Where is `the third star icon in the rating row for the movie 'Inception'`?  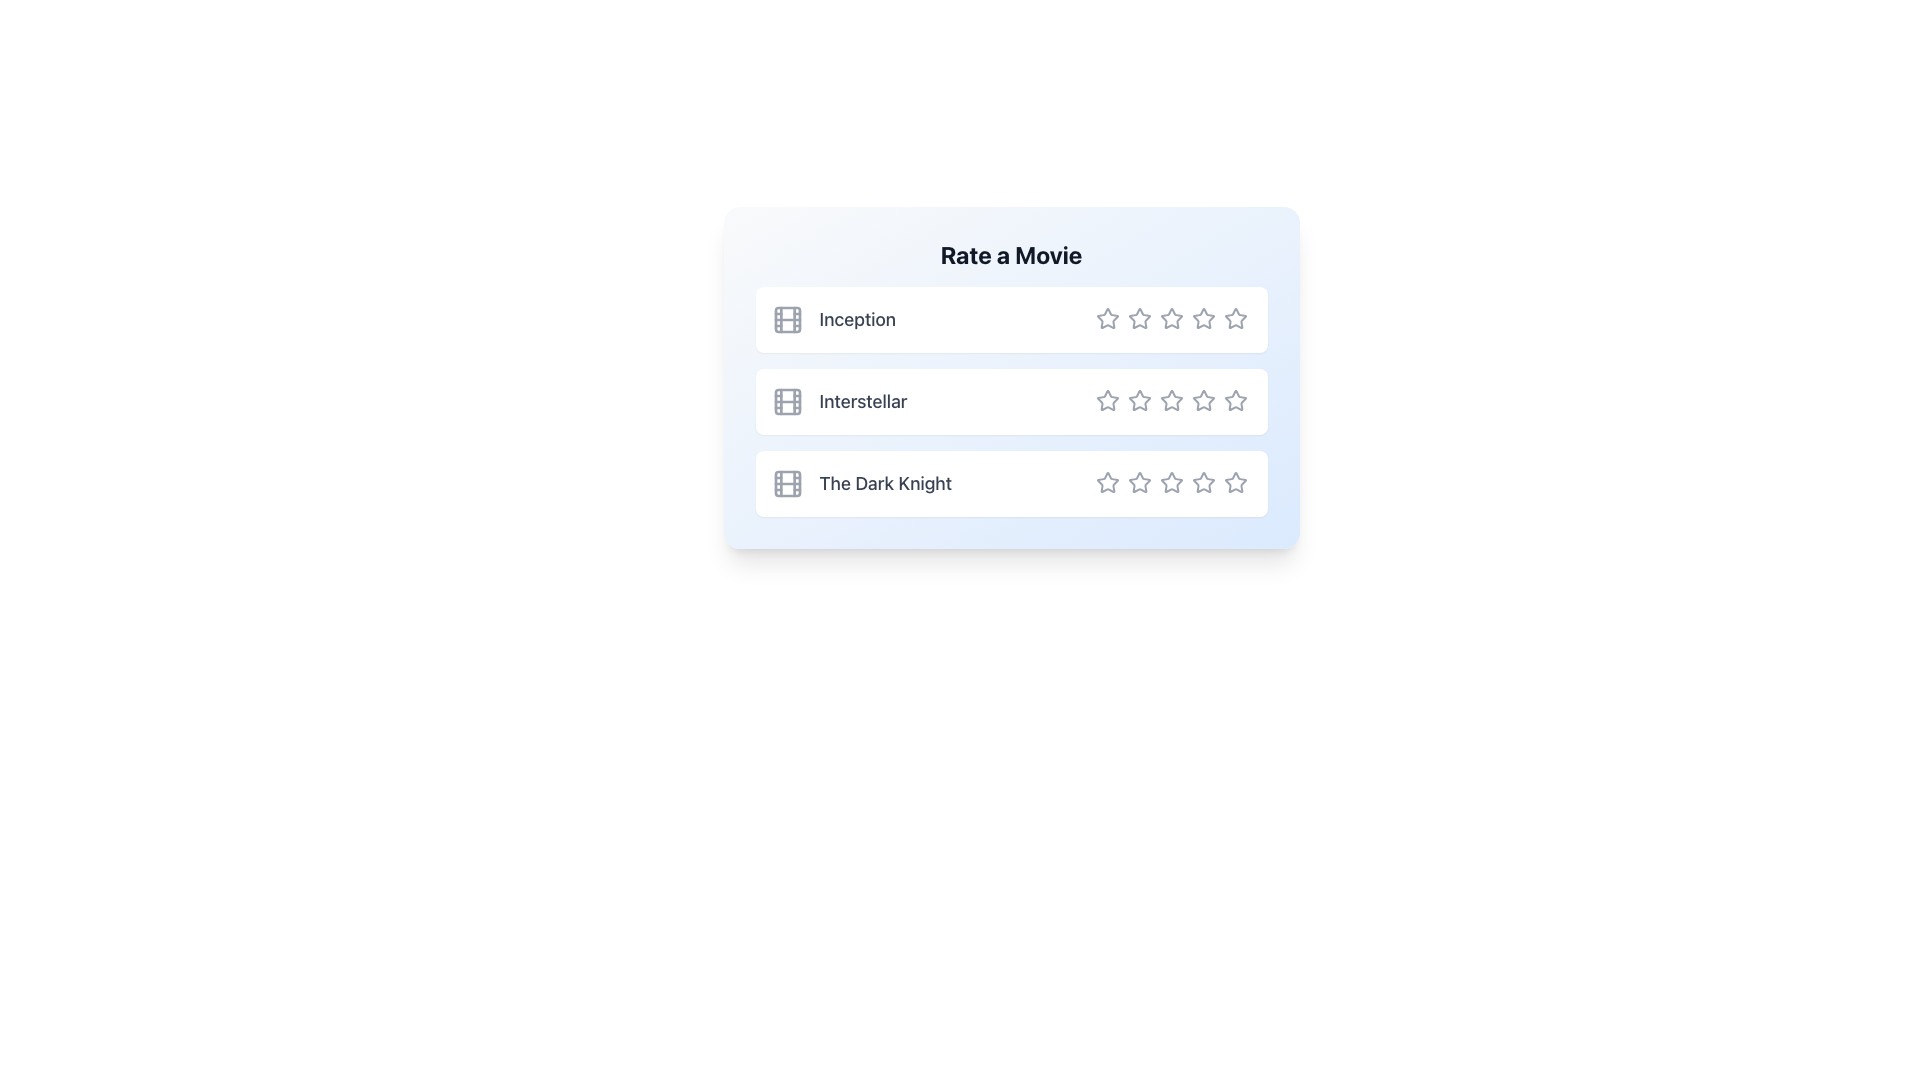 the third star icon in the rating row for the movie 'Inception' is located at coordinates (1171, 316).